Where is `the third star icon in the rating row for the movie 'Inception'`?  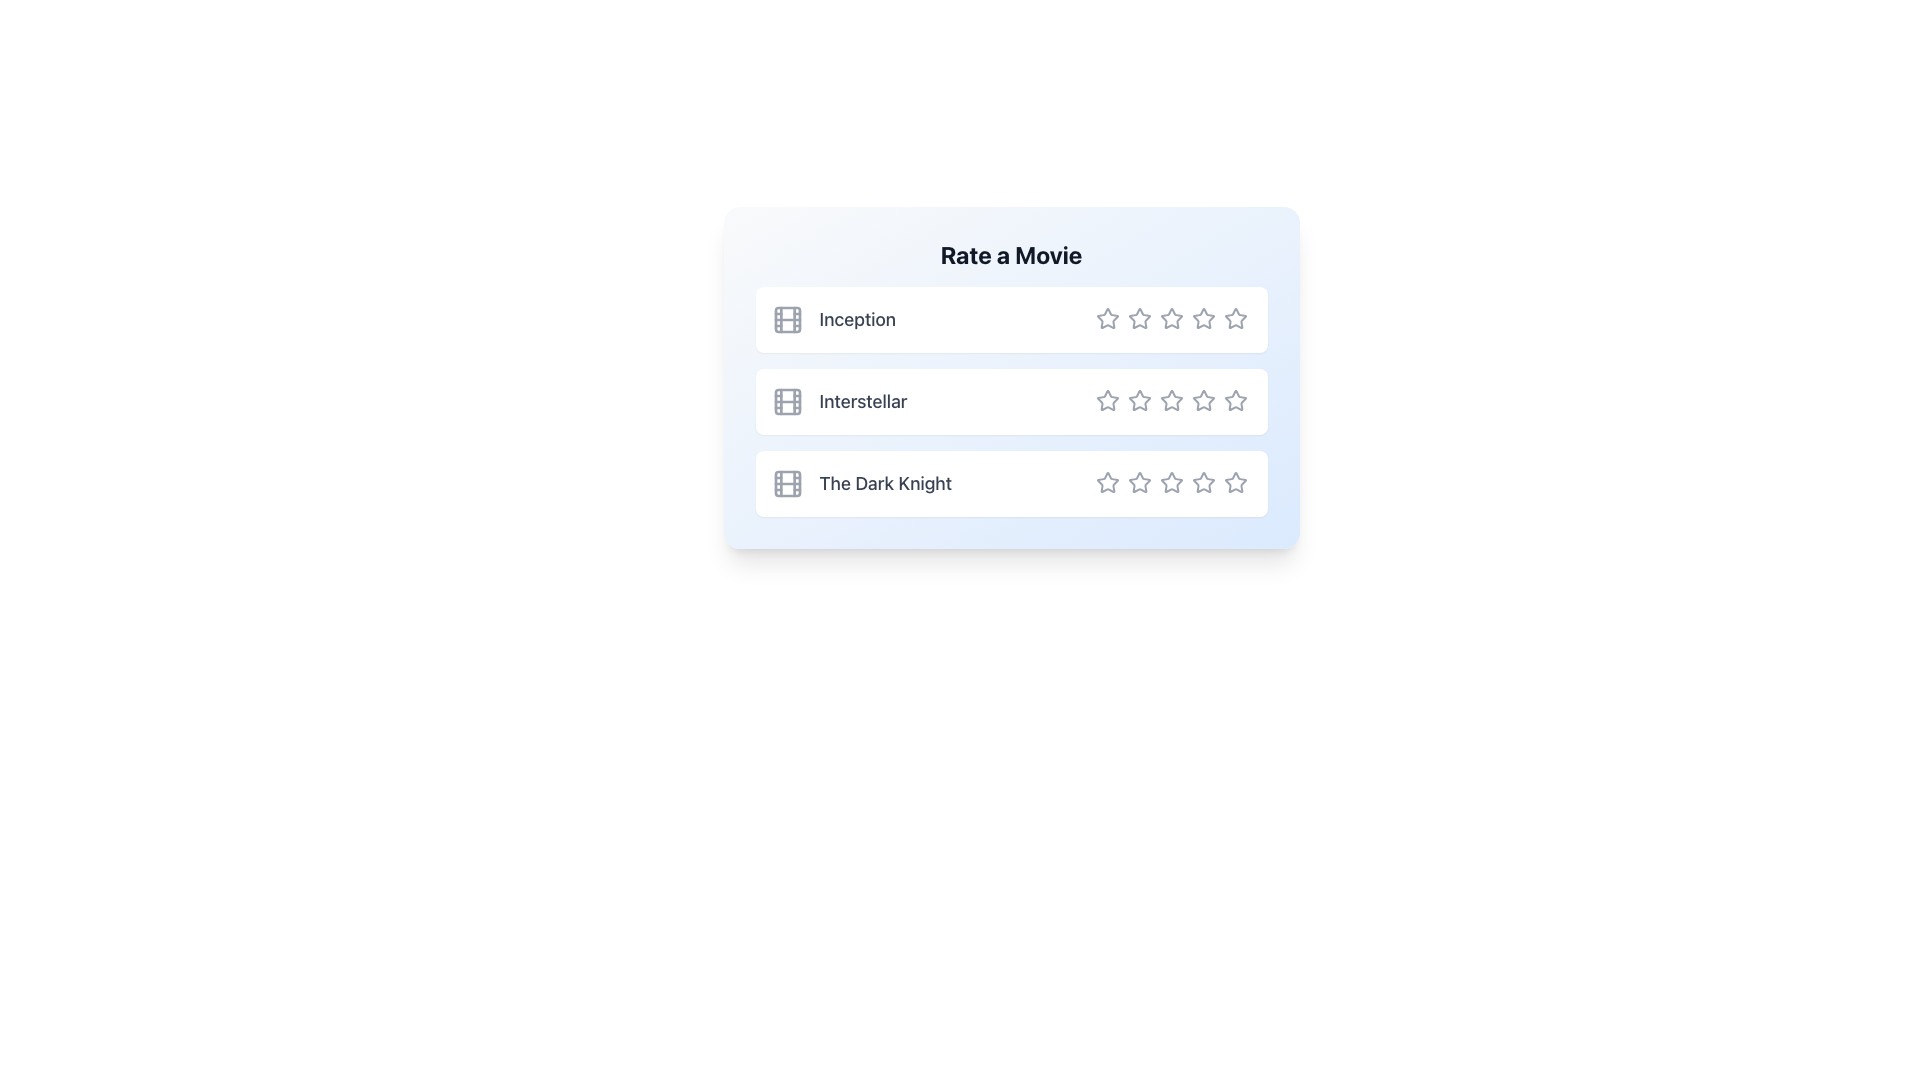 the third star icon in the rating row for the movie 'Inception' is located at coordinates (1171, 316).